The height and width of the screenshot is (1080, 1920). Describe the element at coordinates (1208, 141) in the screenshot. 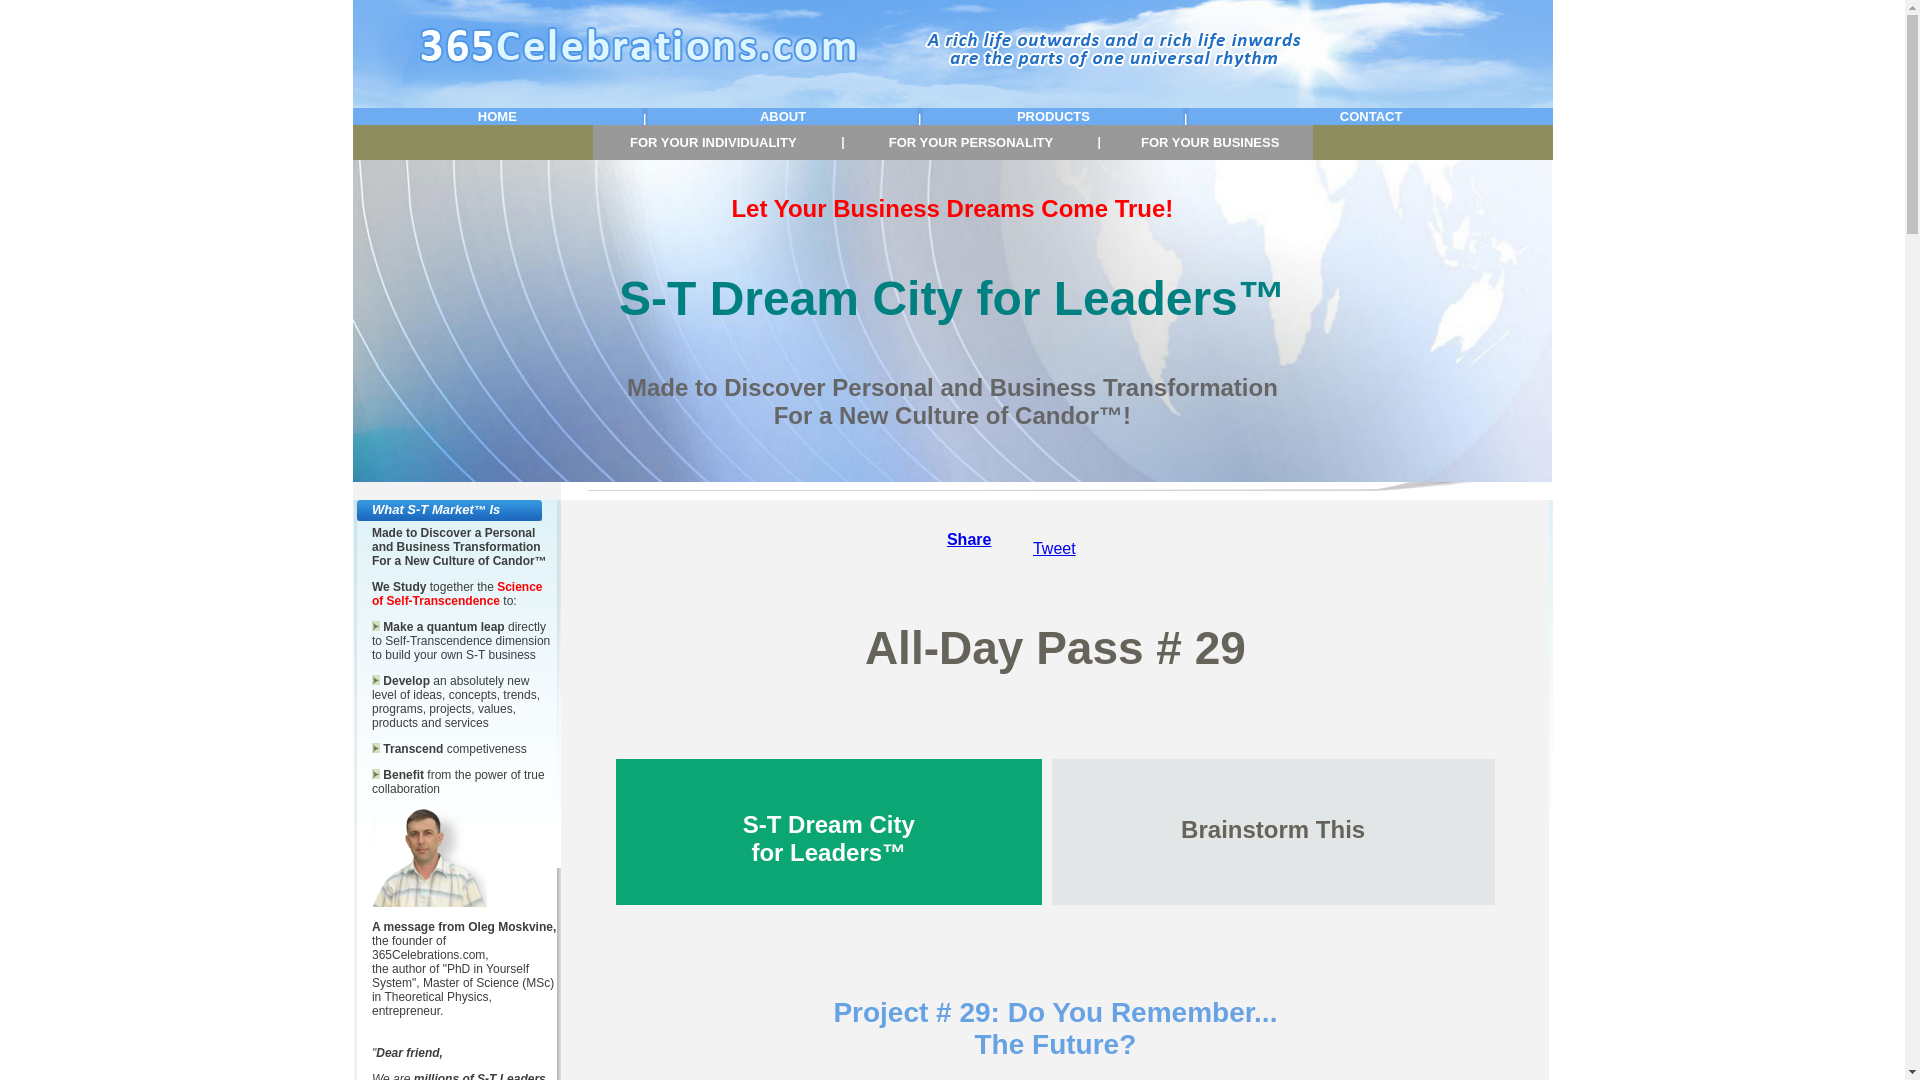

I see `'FOR YOUR BUSINESS'` at that location.